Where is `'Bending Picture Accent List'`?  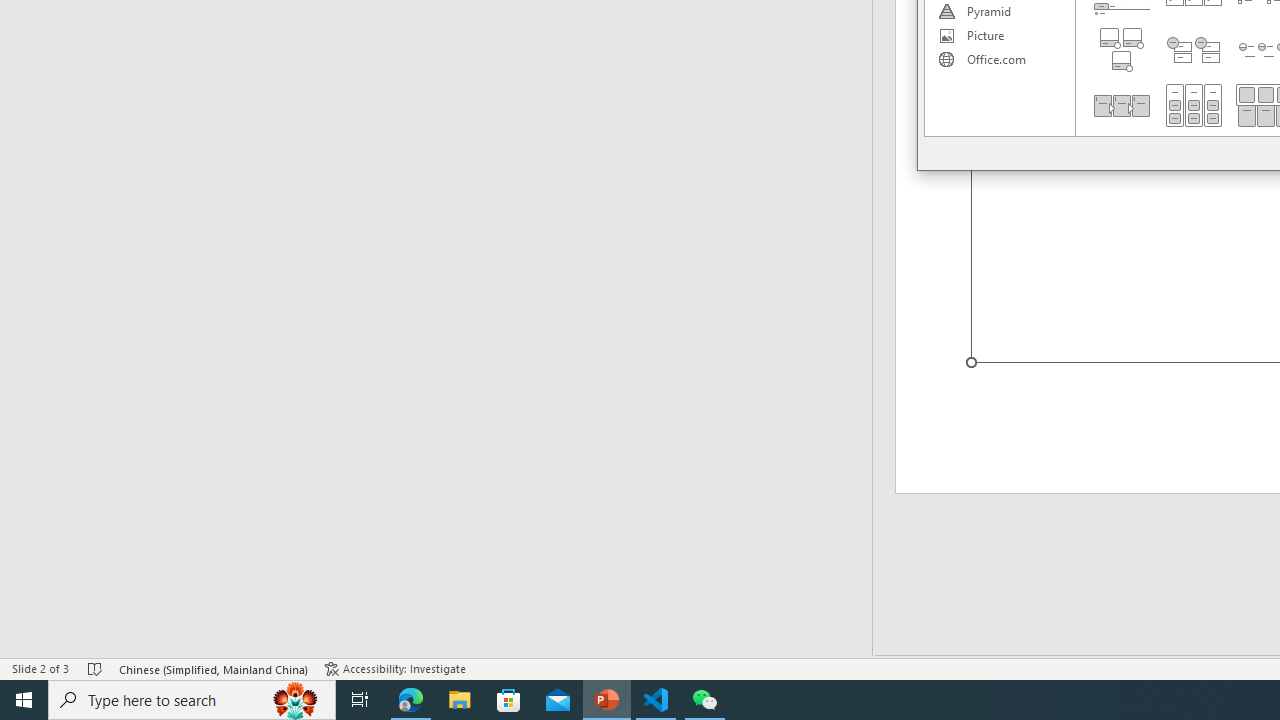
'Bending Picture Accent List' is located at coordinates (1121, 49).